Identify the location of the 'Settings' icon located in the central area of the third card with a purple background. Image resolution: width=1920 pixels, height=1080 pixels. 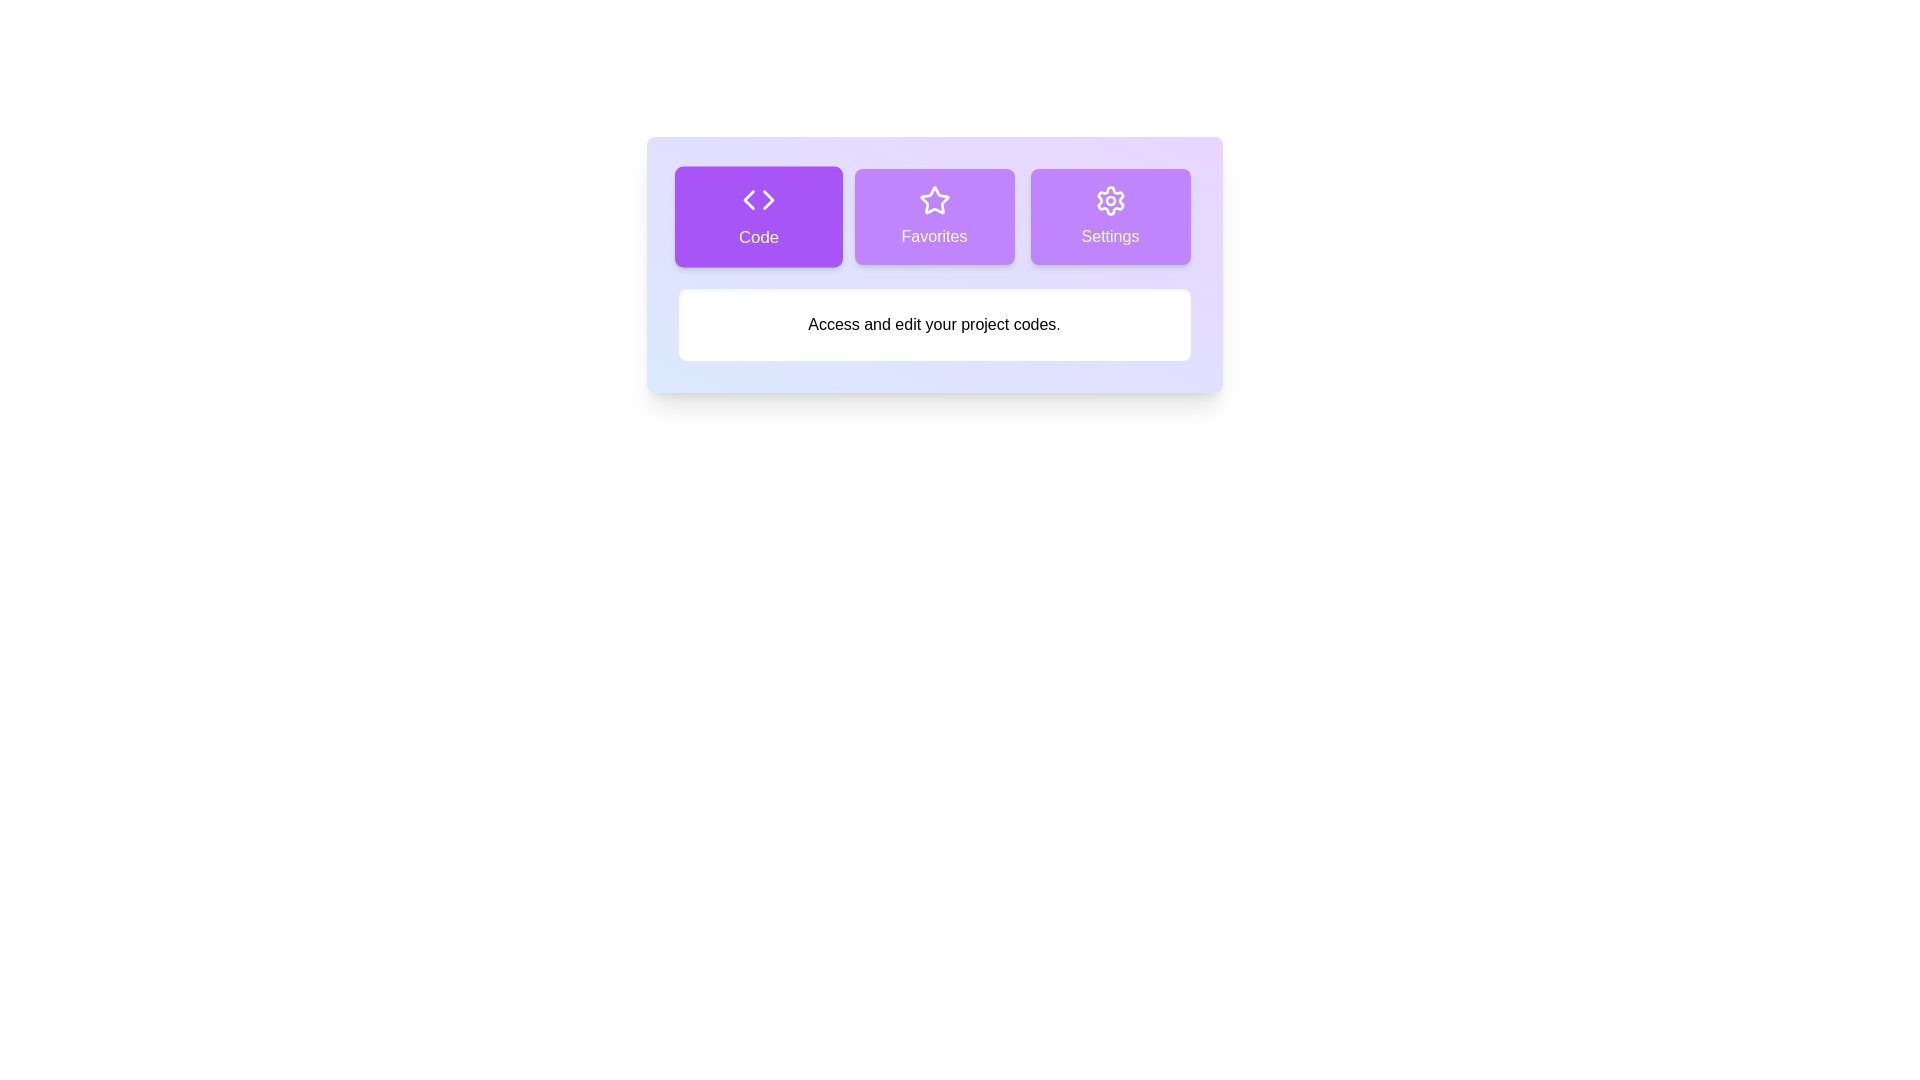
(1109, 200).